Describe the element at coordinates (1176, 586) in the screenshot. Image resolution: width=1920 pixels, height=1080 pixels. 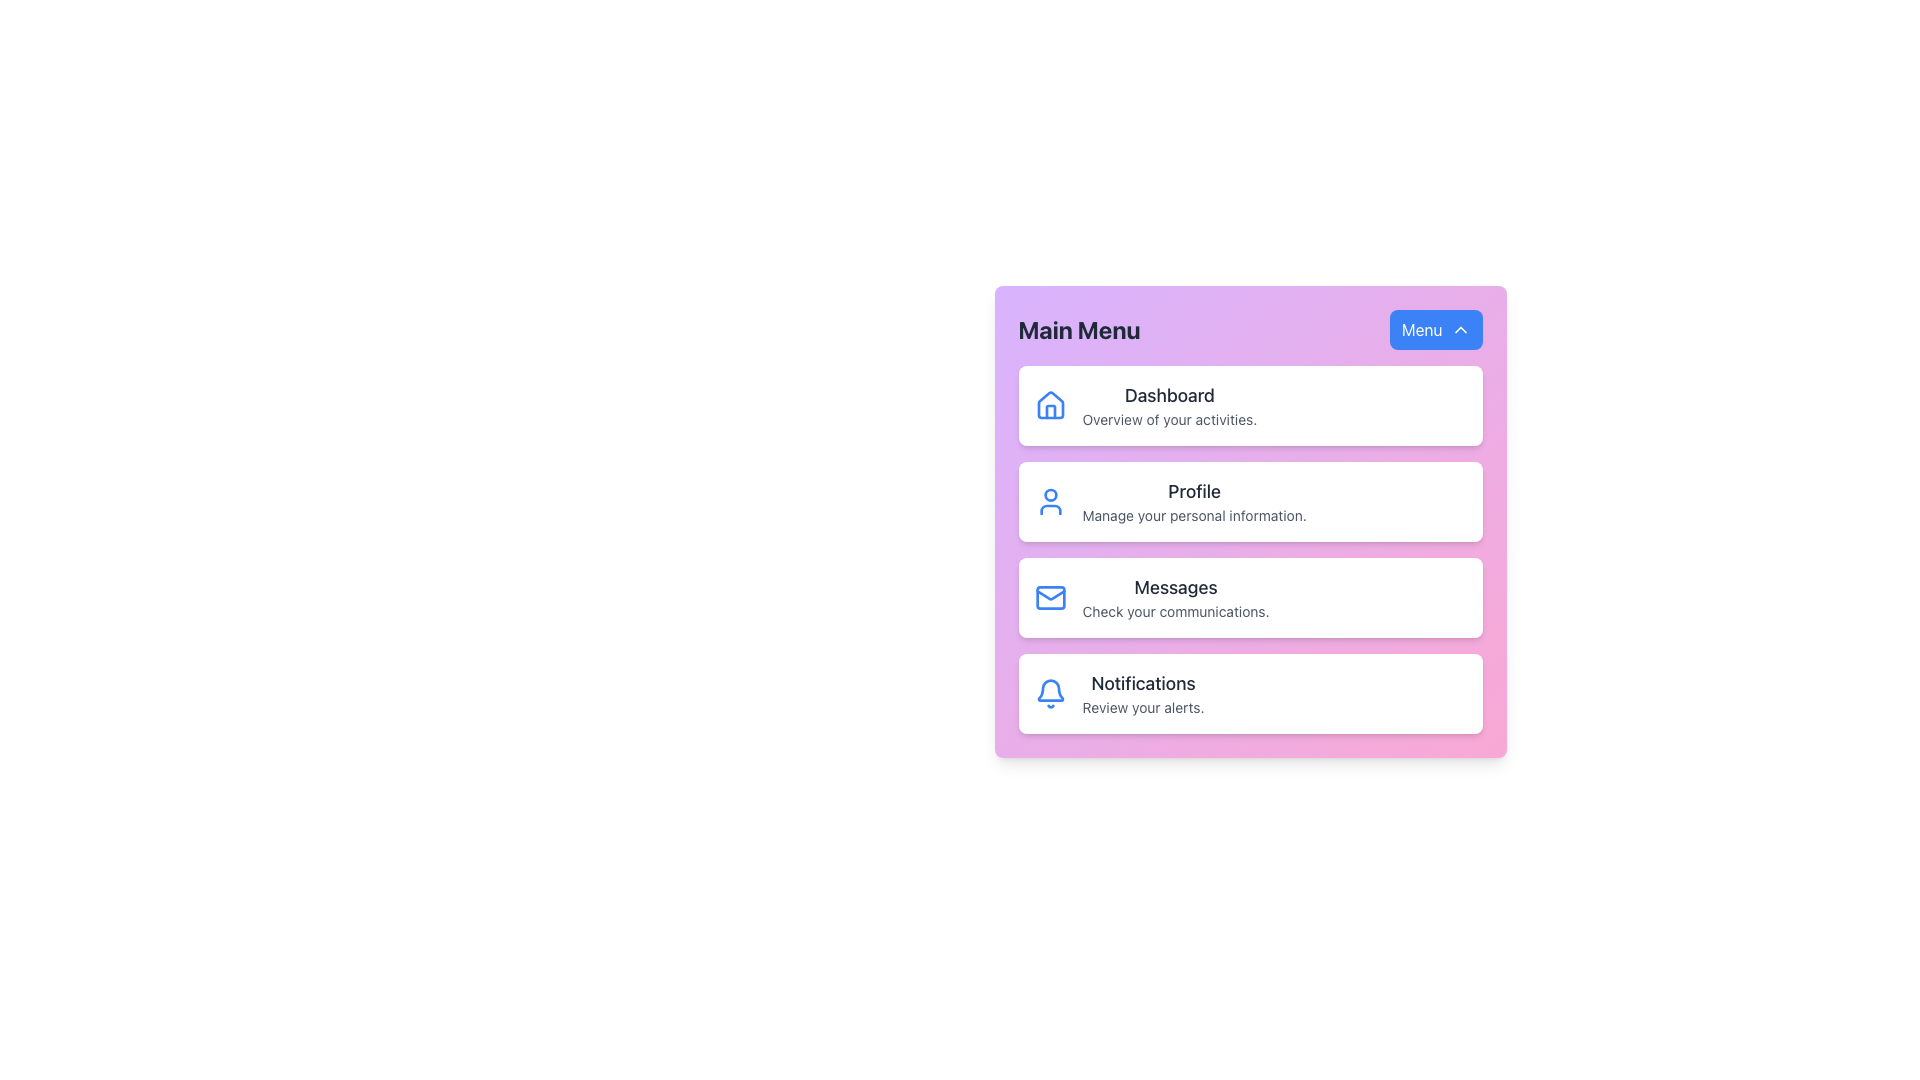
I see `the 'Messages' text label, which is styled with a larger bold font in dark gray, located above the description text in a vertically-oriented menu list` at that location.